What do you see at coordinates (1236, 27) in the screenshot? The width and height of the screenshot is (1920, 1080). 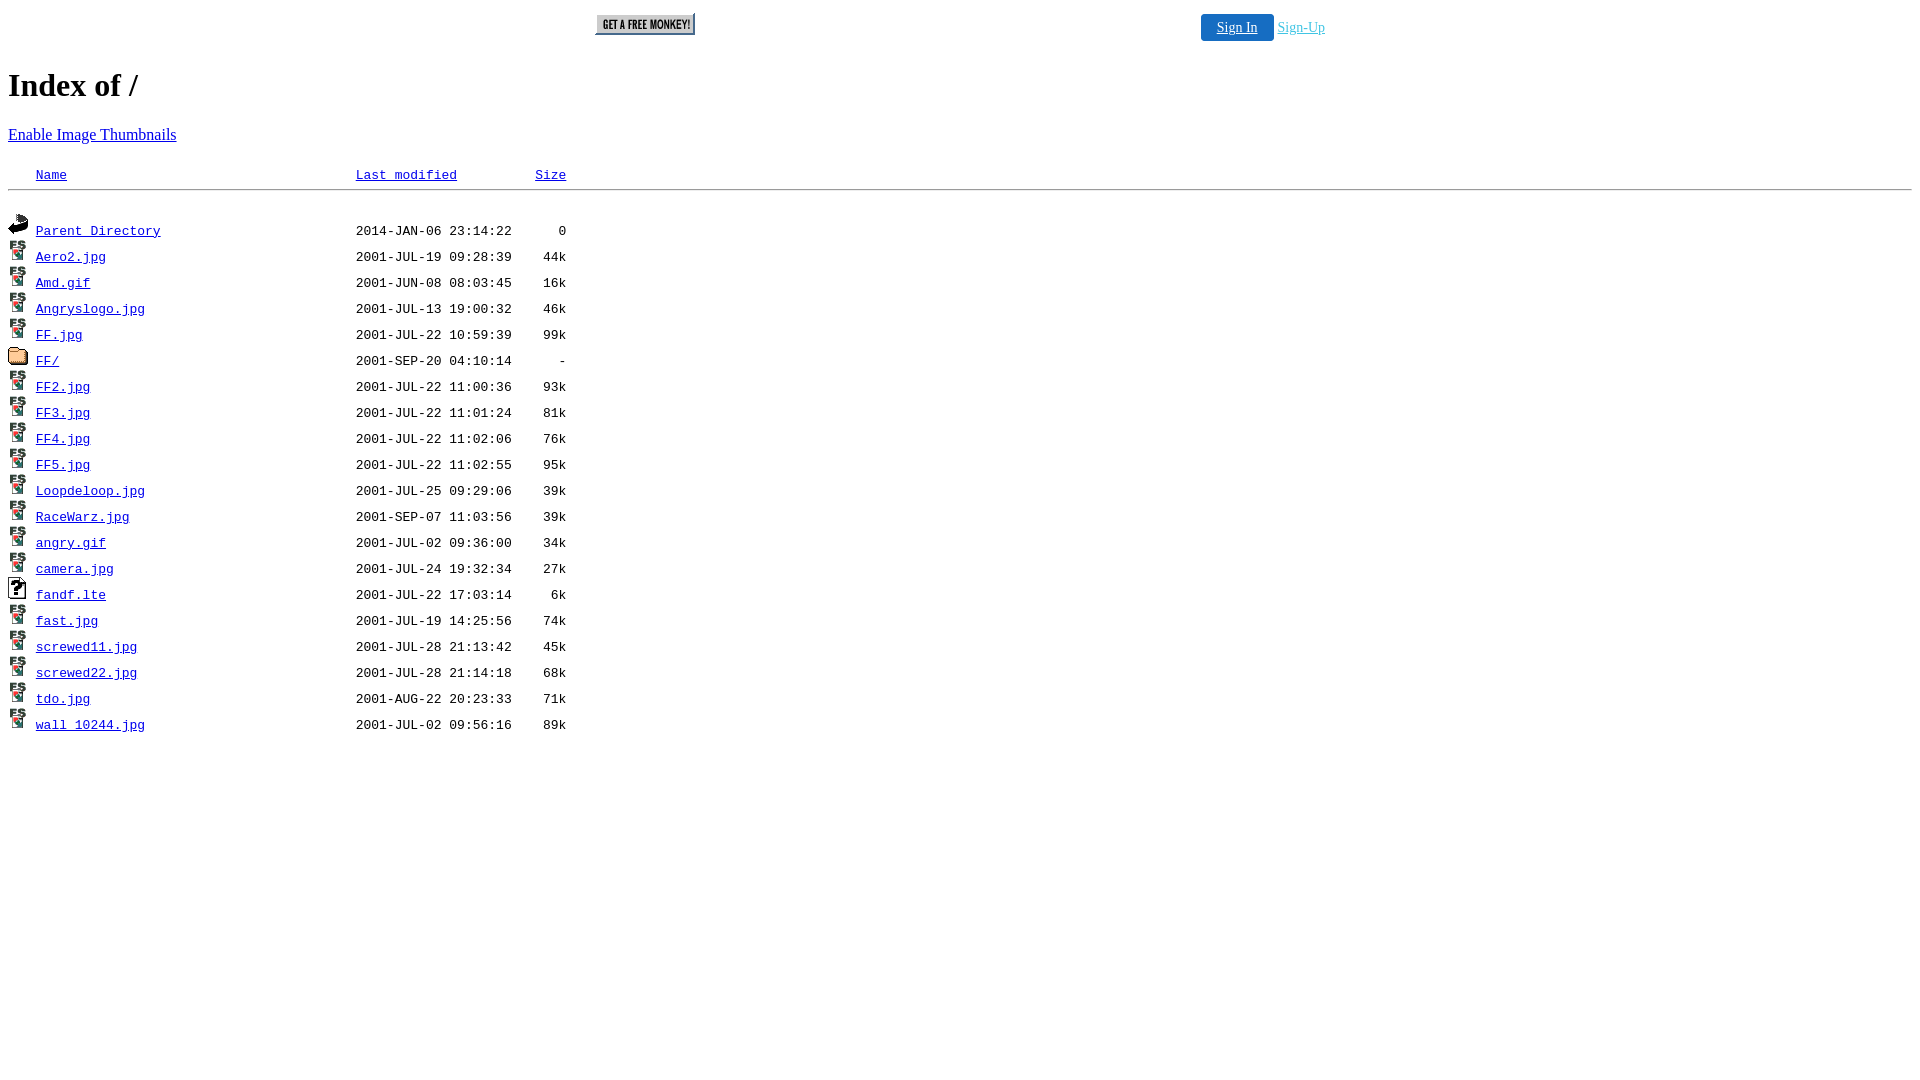 I see `'Sign In'` at bounding box center [1236, 27].